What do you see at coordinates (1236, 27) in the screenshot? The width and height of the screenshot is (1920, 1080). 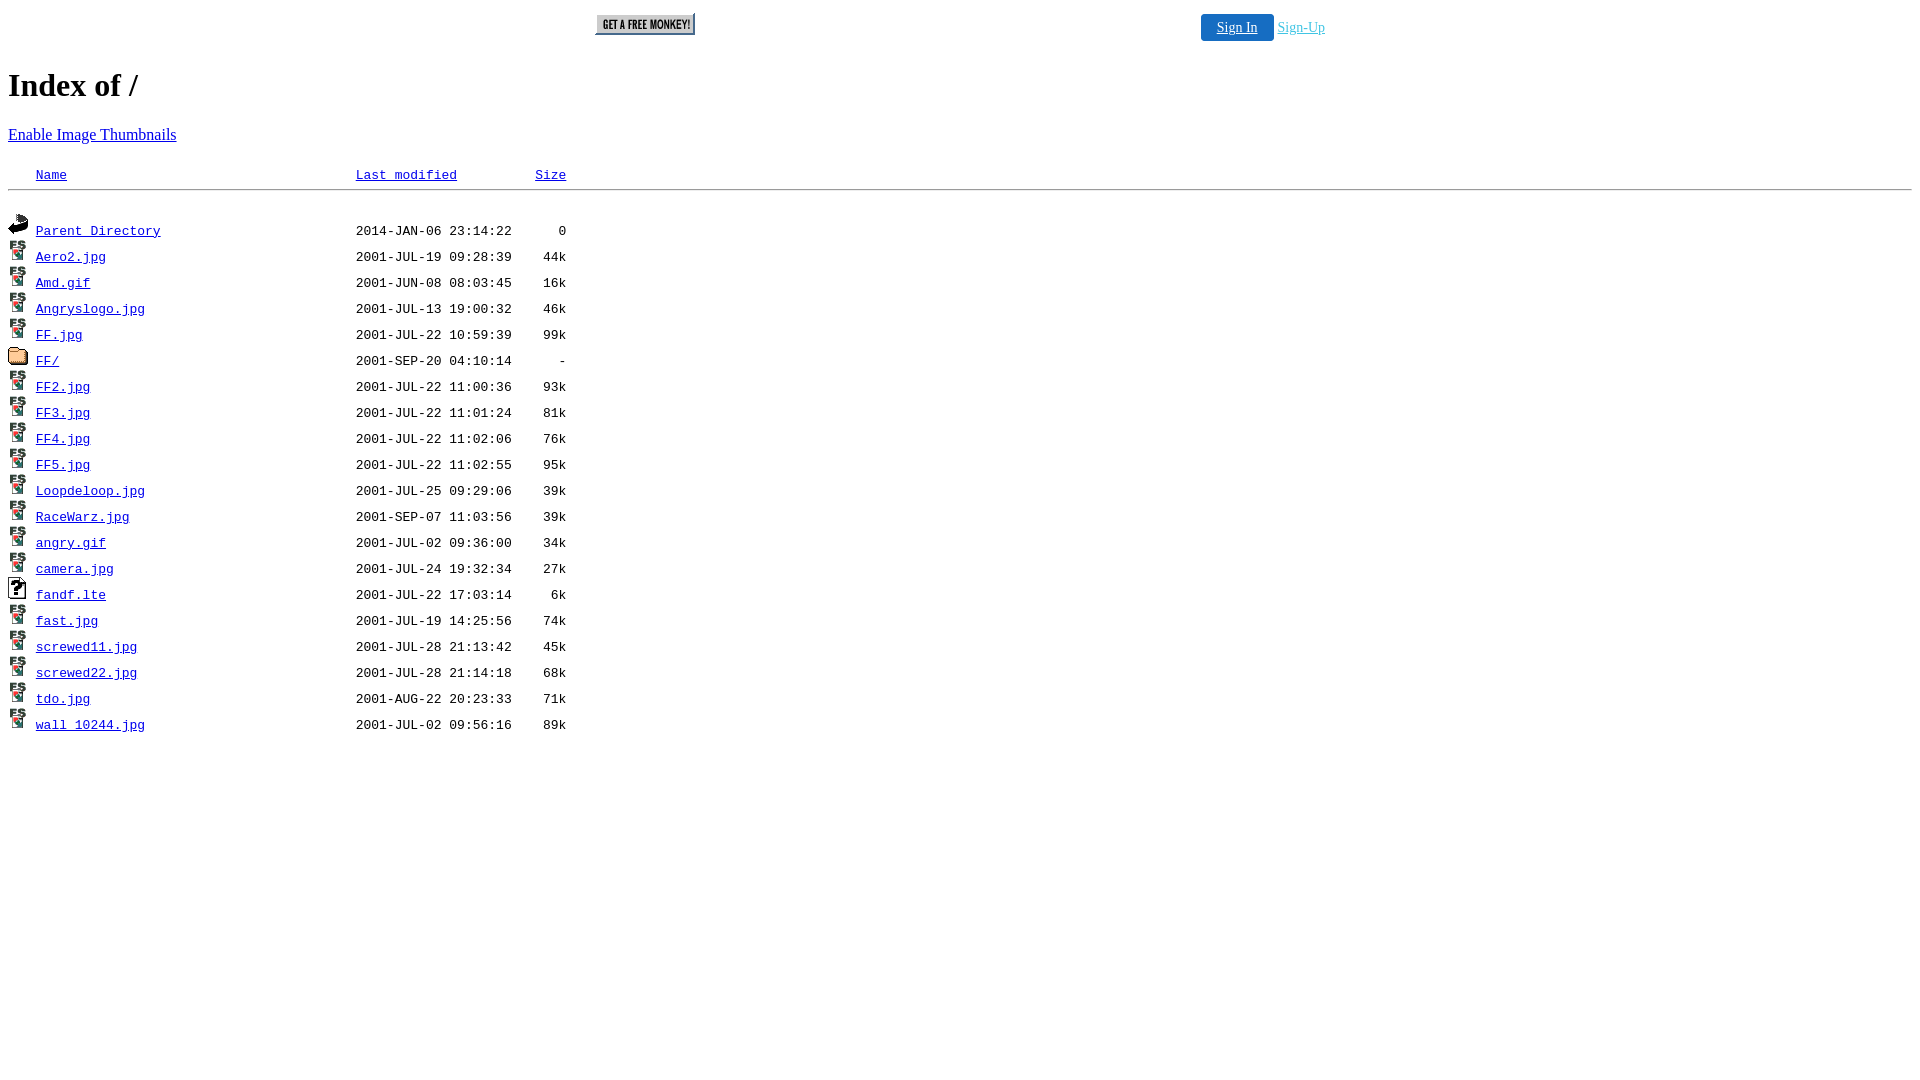 I see `'Sign In'` at bounding box center [1236, 27].